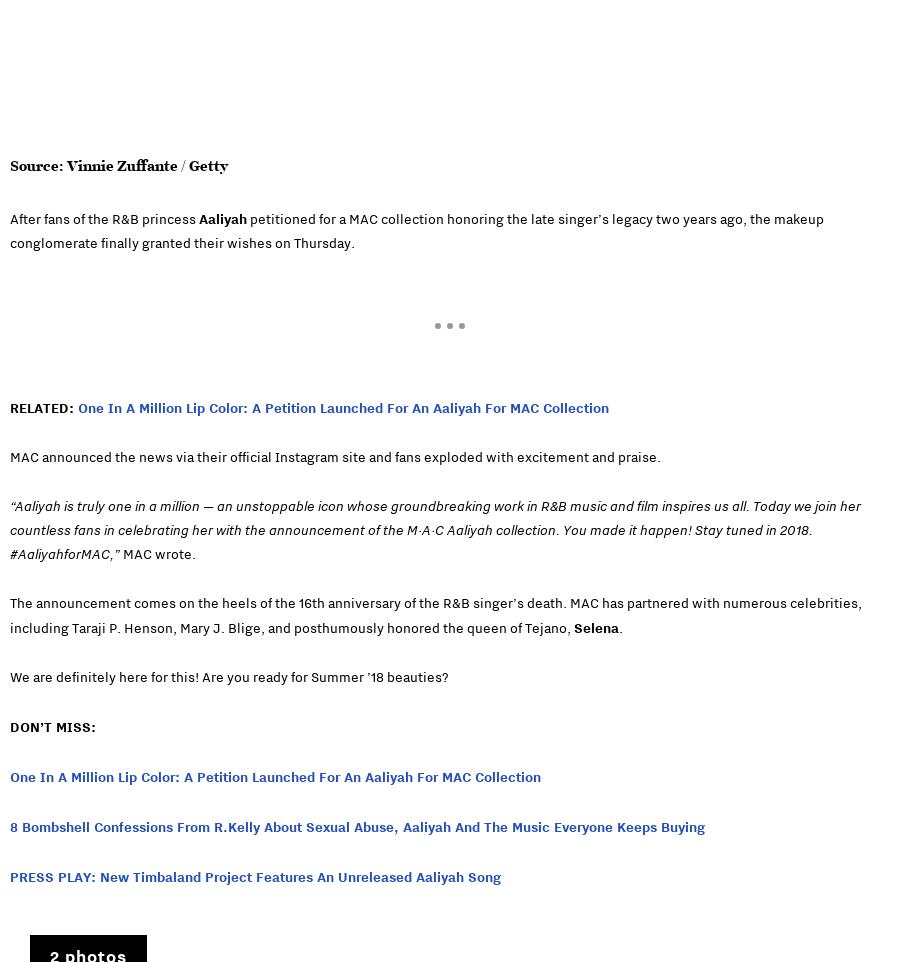  What do you see at coordinates (8, 676) in the screenshot?
I see `'We are definitely here for this! Are you ready for Summer ’18 beauties?'` at bounding box center [8, 676].